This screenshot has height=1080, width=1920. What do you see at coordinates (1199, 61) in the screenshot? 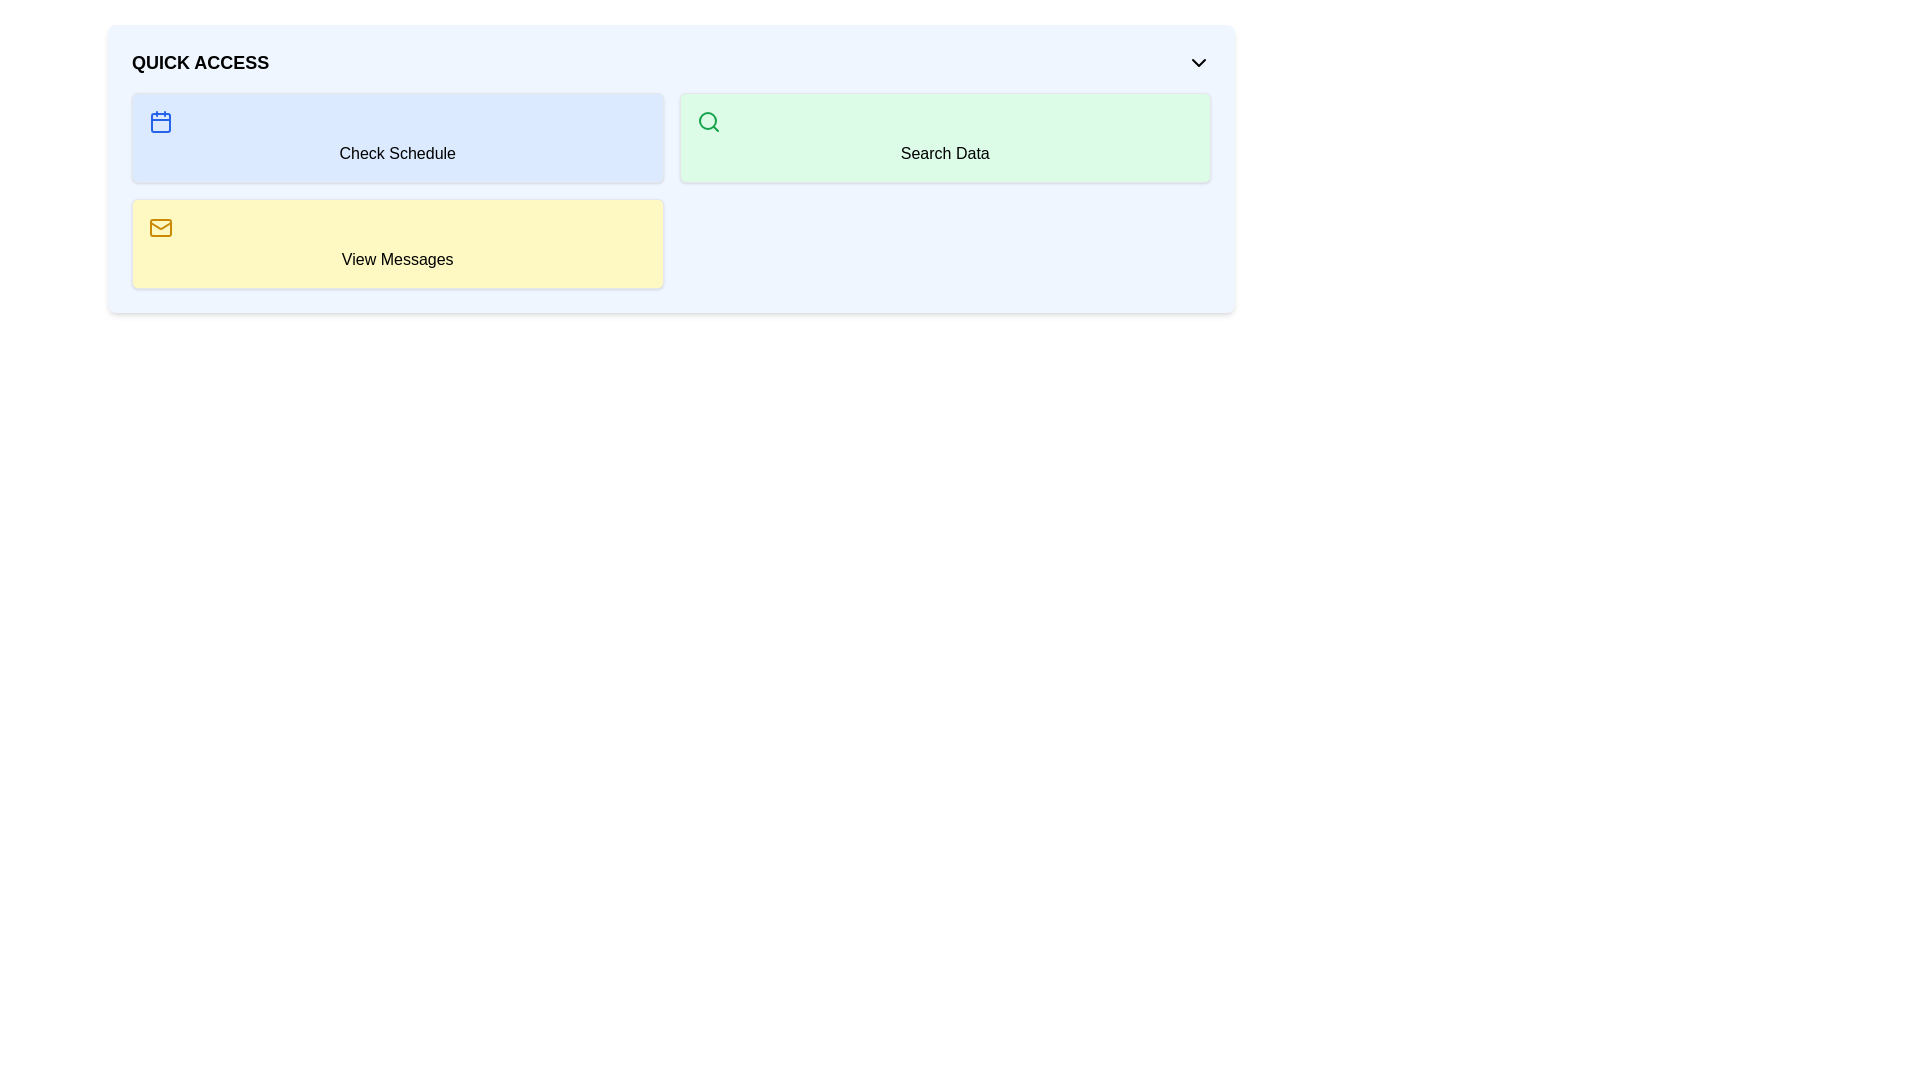
I see `the dropdown toggle button located at the top-right corner of the 'Quick Access' section` at bounding box center [1199, 61].